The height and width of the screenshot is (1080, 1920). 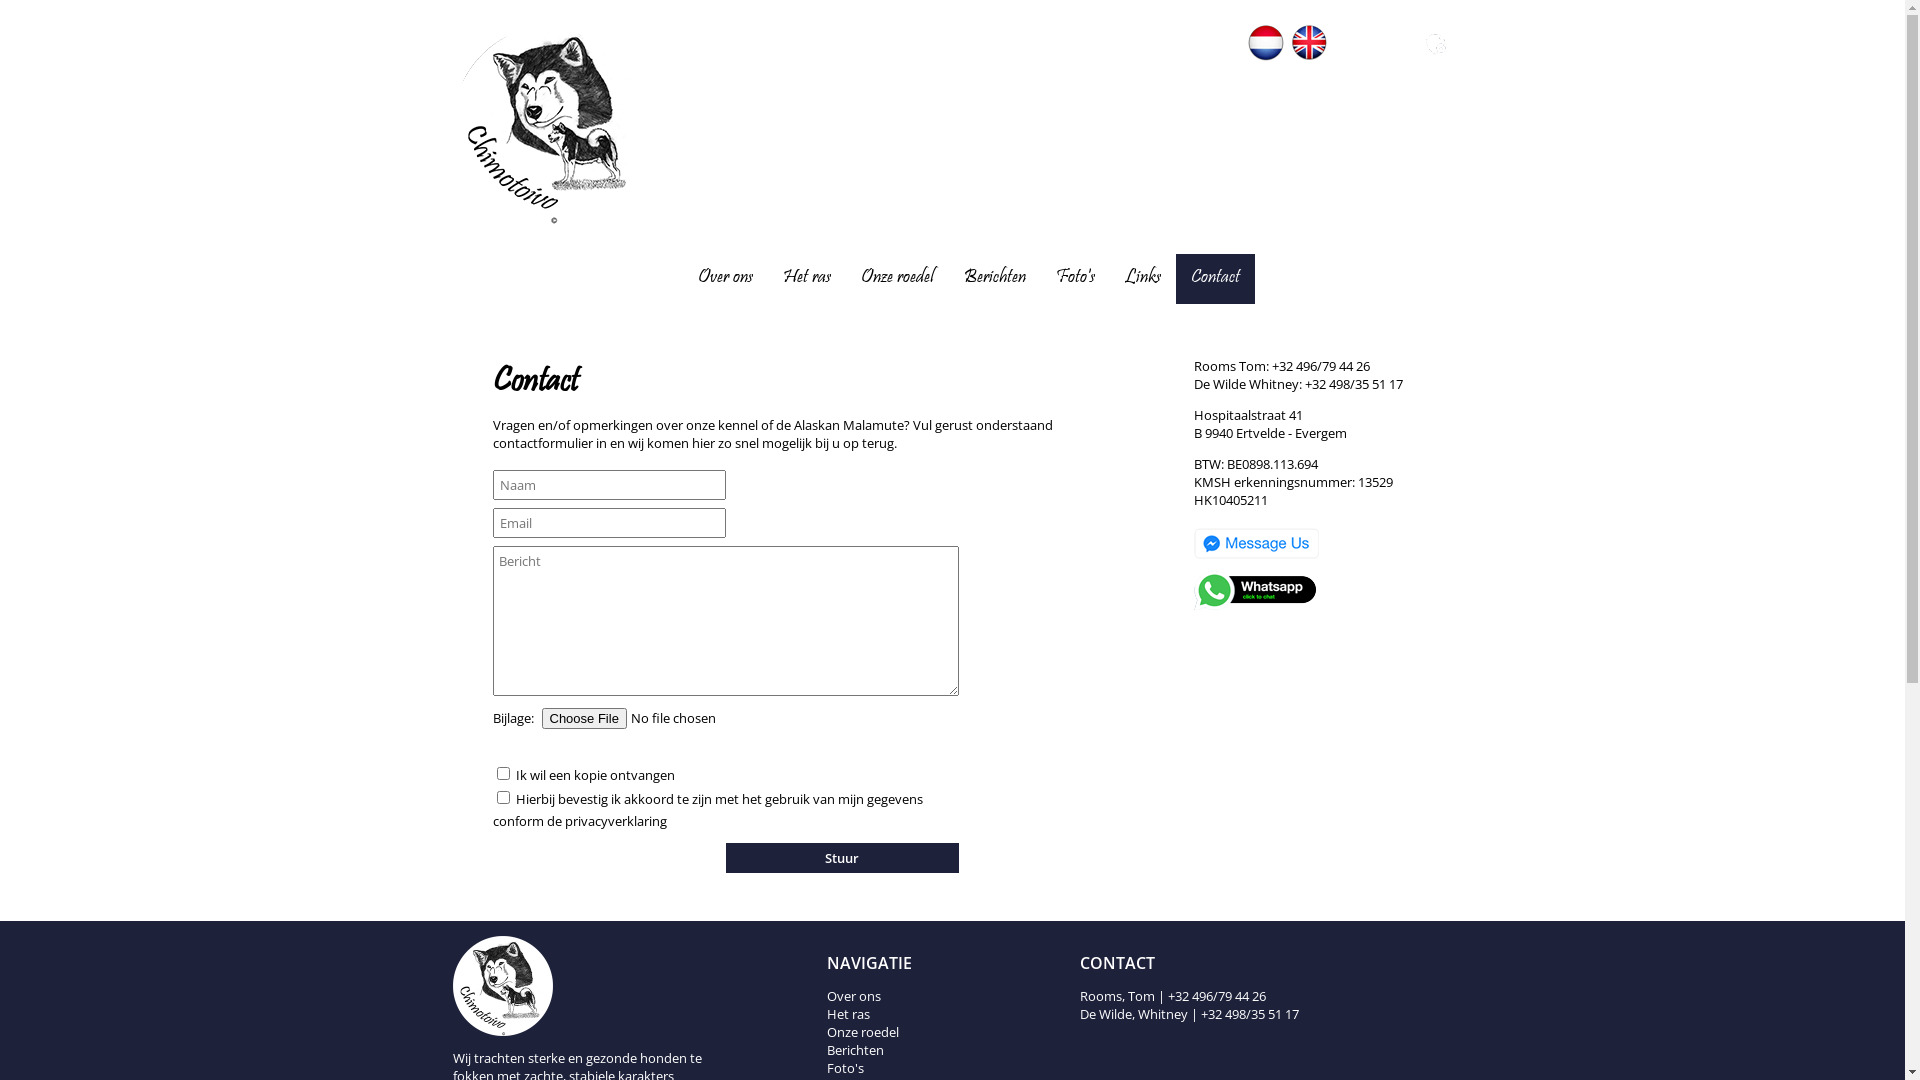 What do you see at coordinates (1309, 42) in the screenshot?
I see `'Chimotoivo English'` at bounding box center [1309, 42].